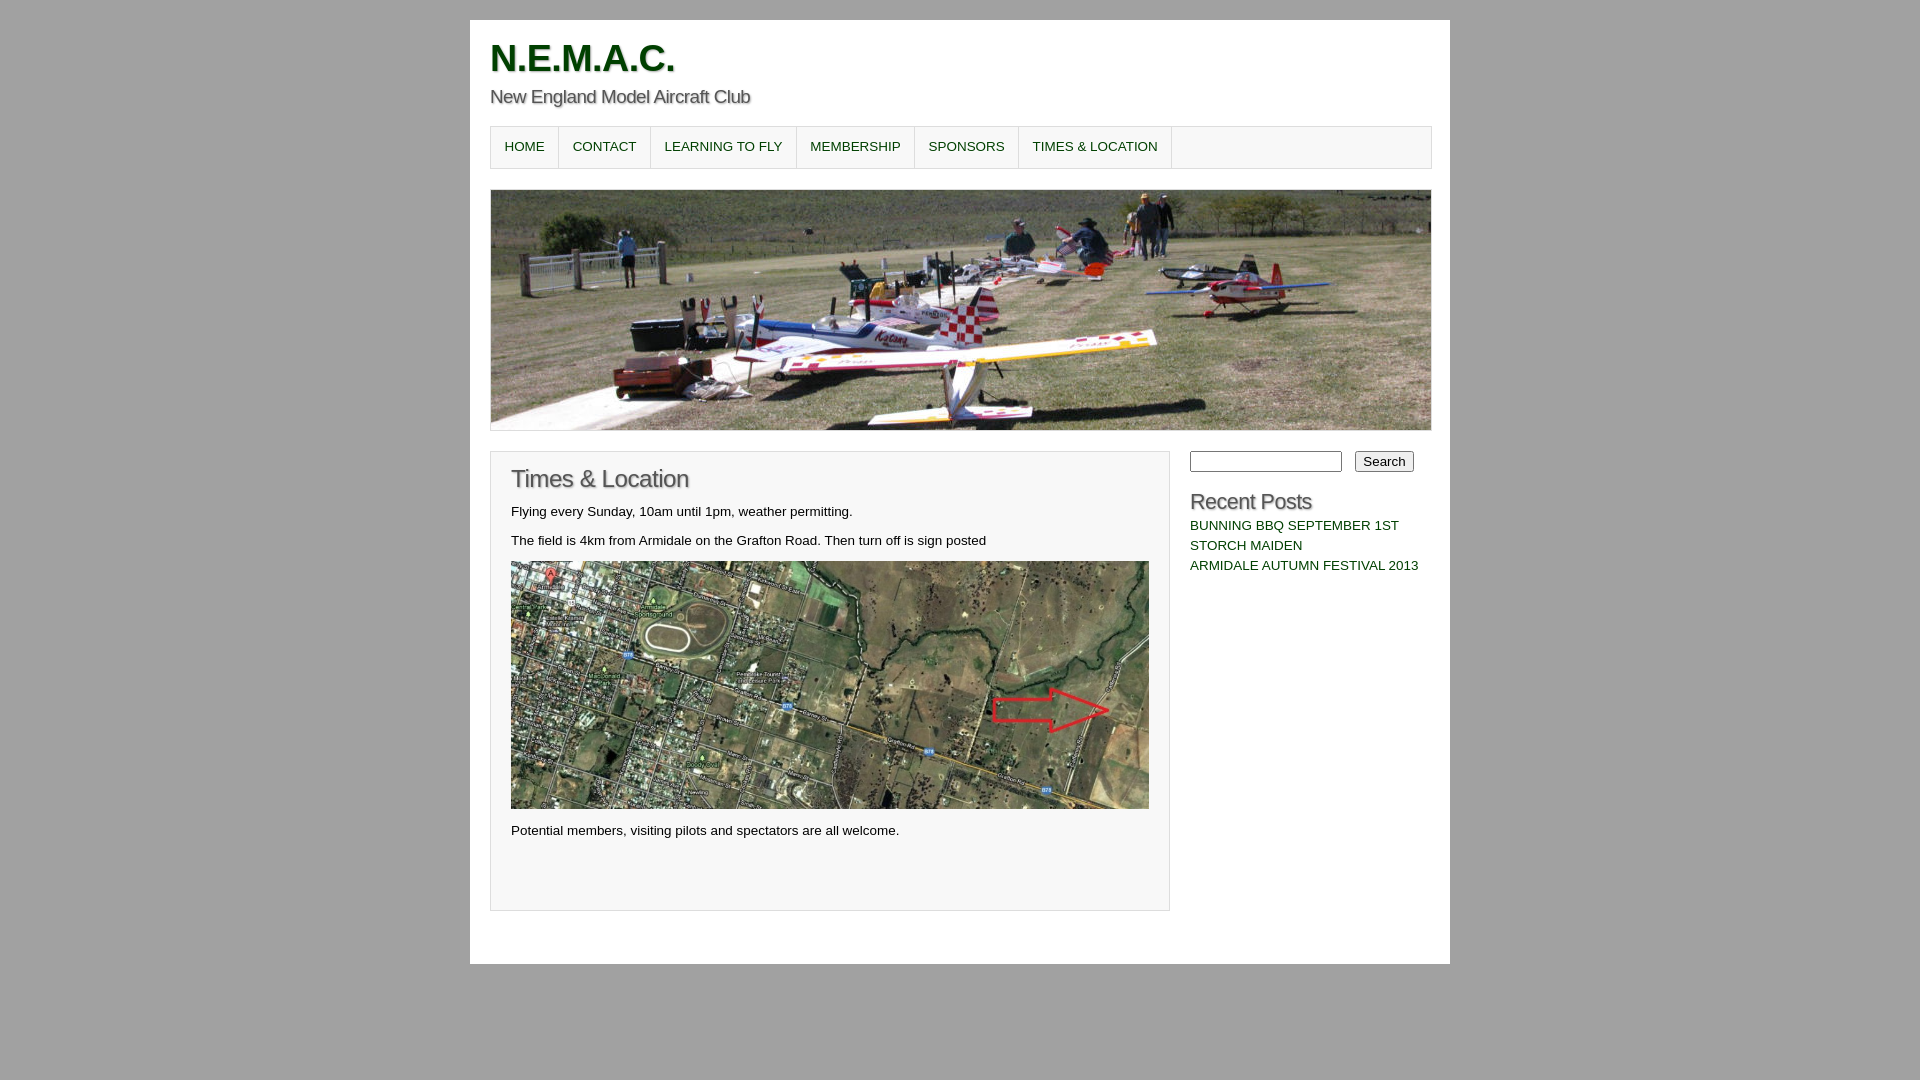 The width and height of the screenshot is (1920, 1080). Describe the element at coordinates (524, 145) in the screenshot. I see `'HOME'` at that location.